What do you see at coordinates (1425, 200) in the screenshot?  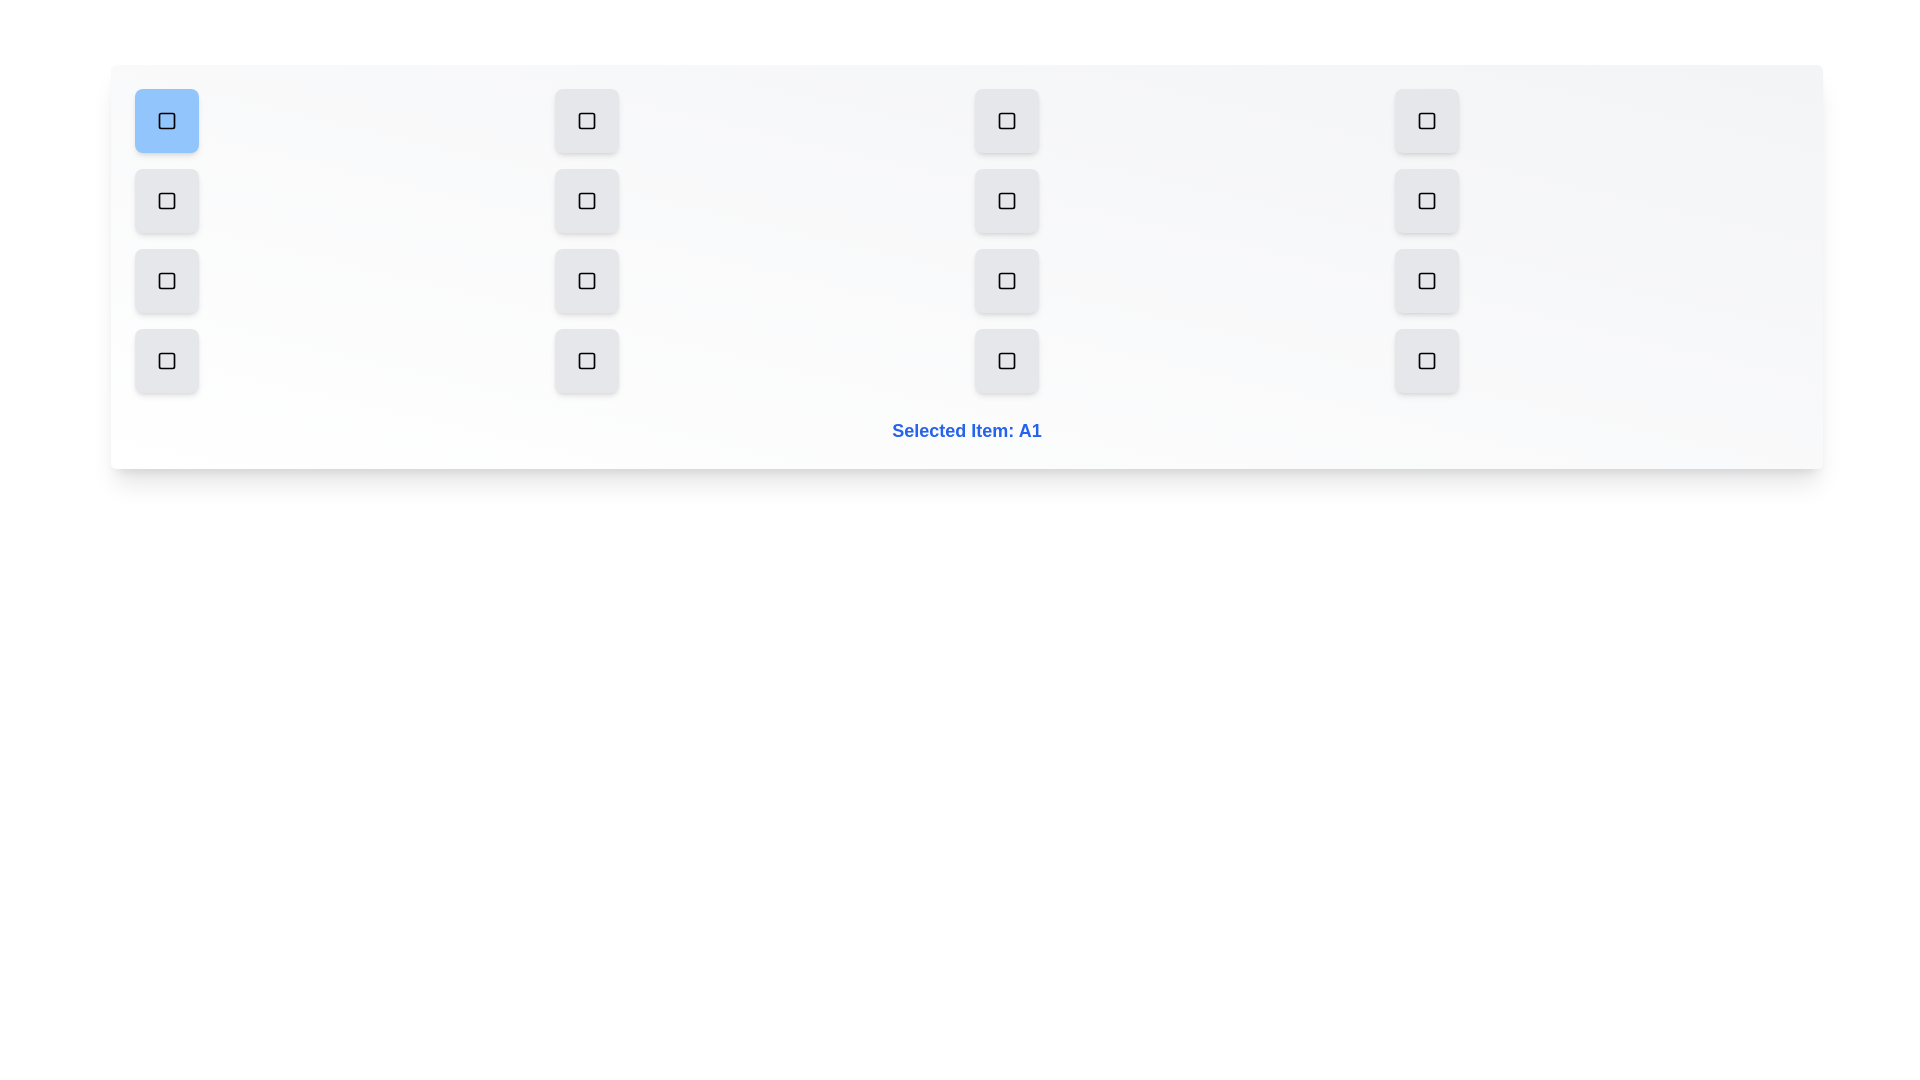 I see `the grid item B4 to select it` at bounding box center [1425, 200].